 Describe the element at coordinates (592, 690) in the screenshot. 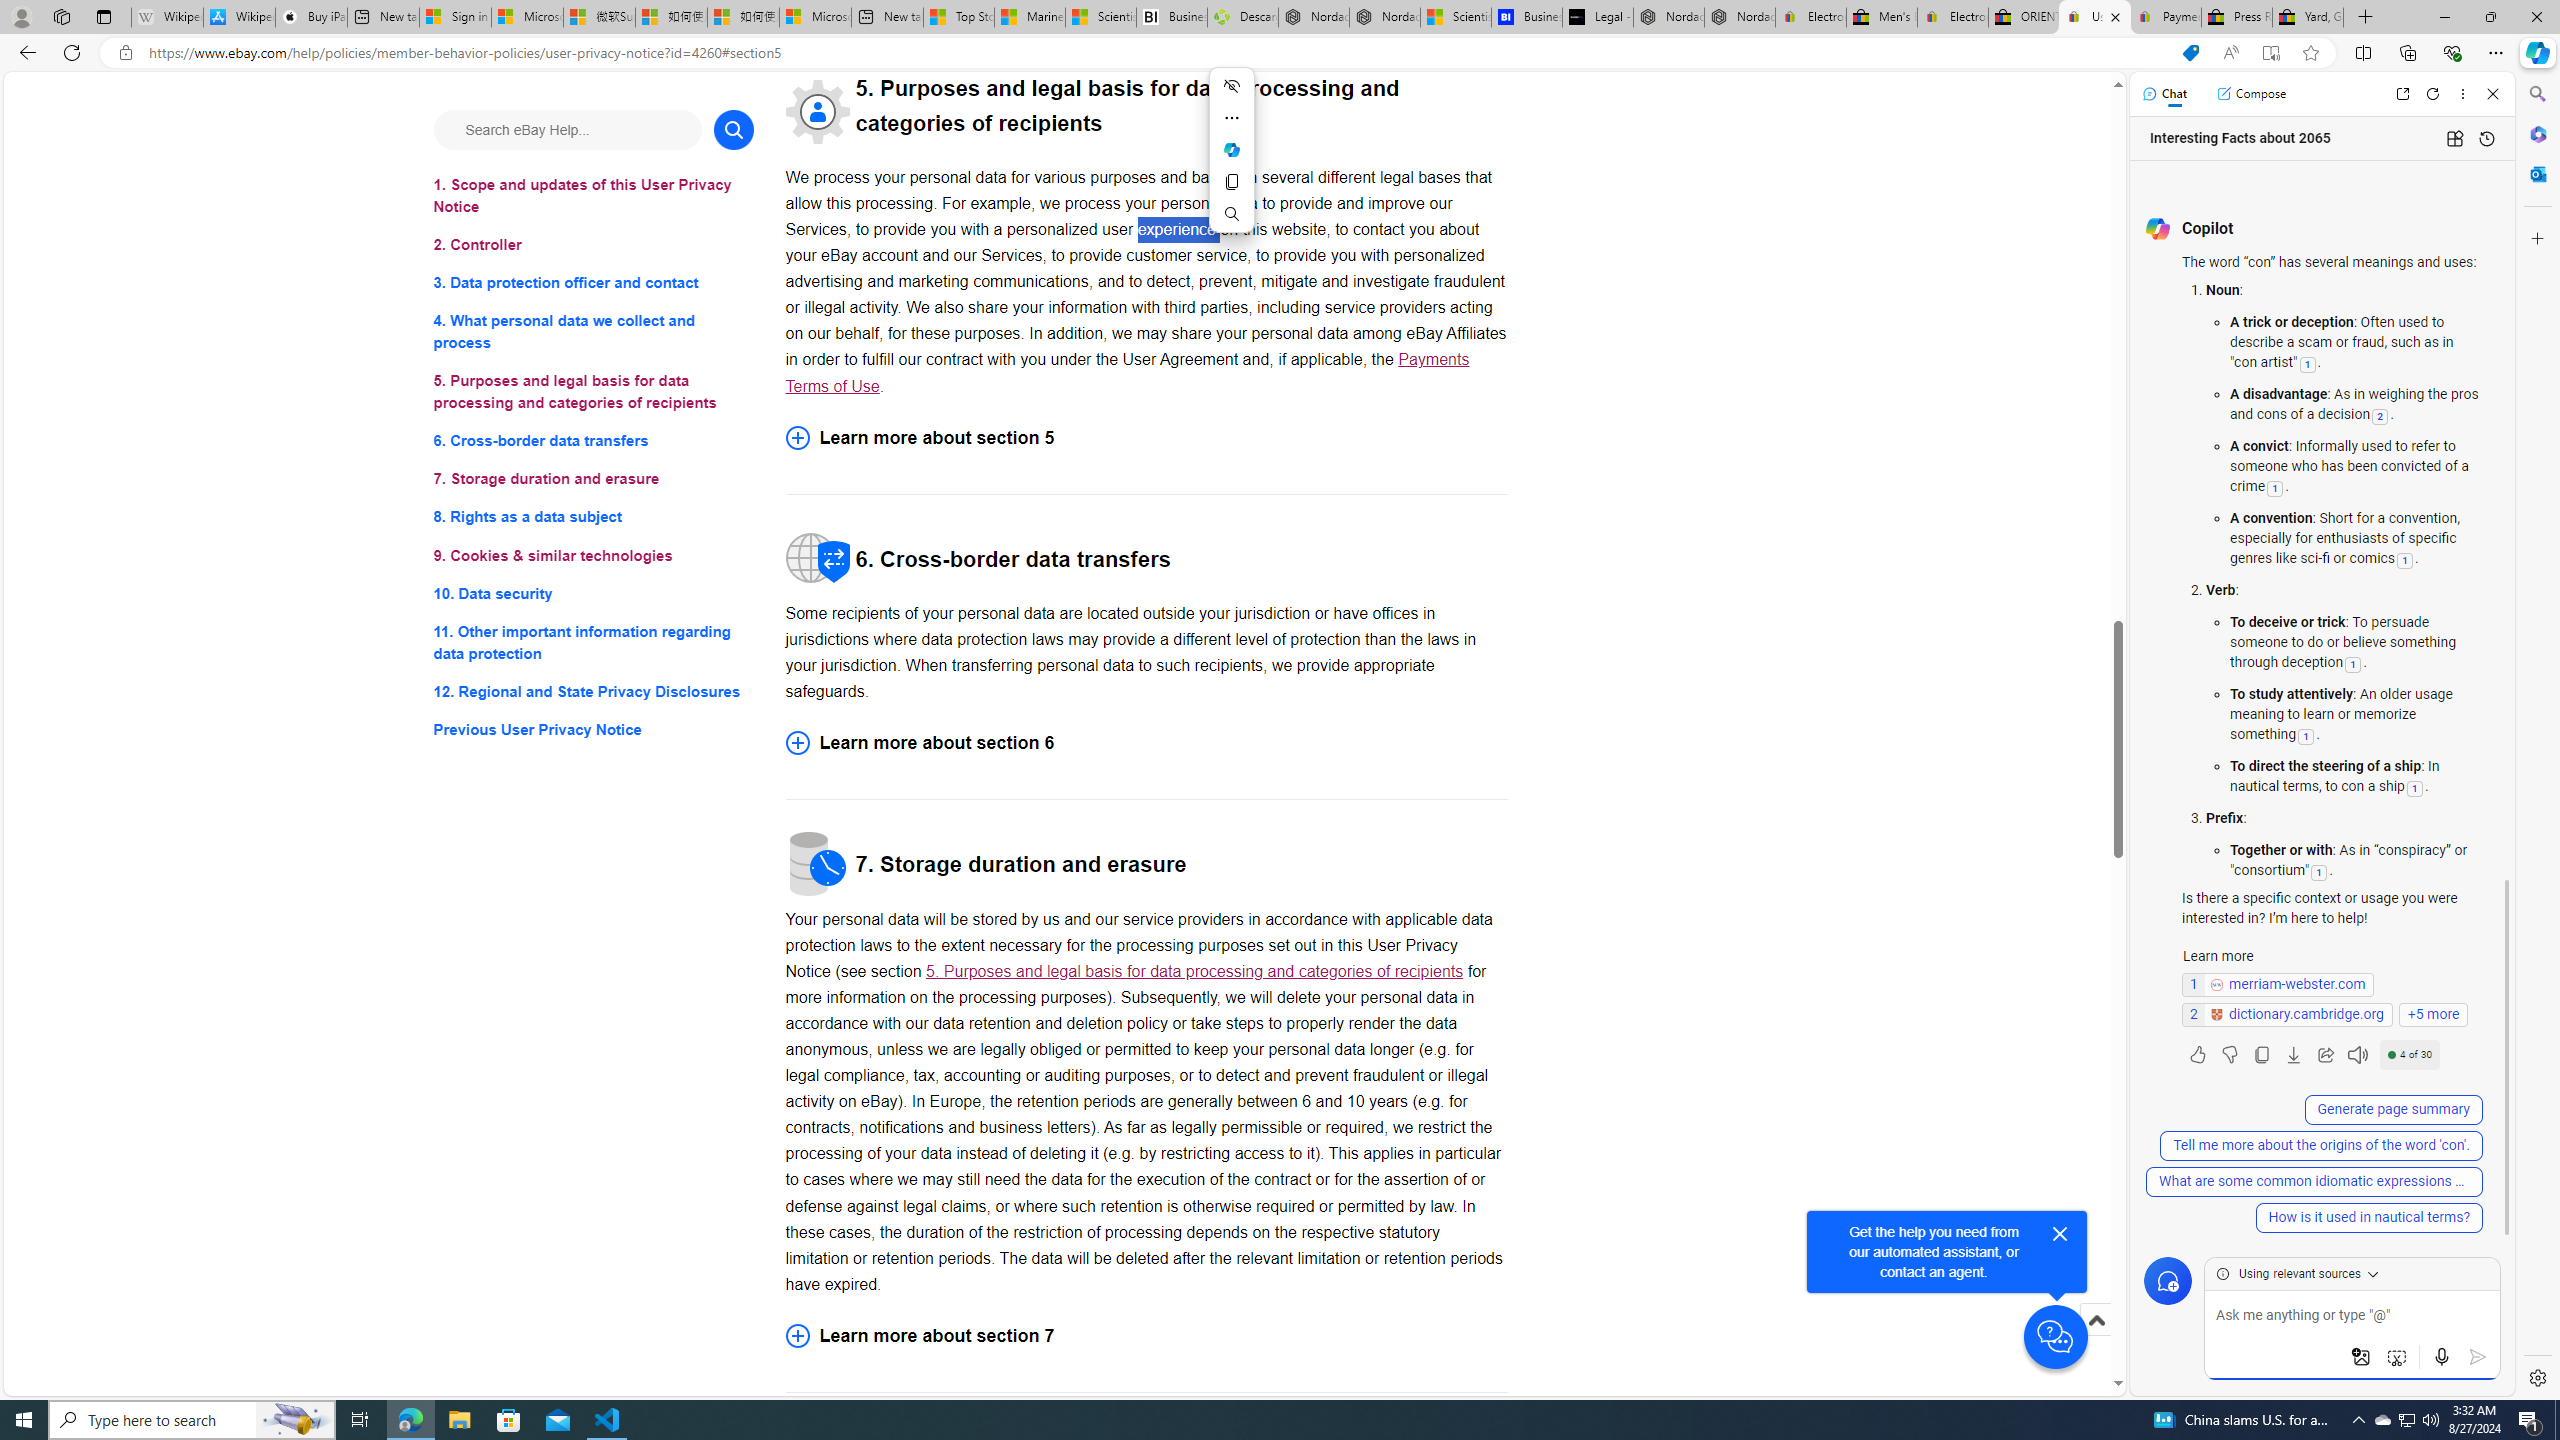

I see `'12. Regional and State Privacy Disclosures'` at that location.